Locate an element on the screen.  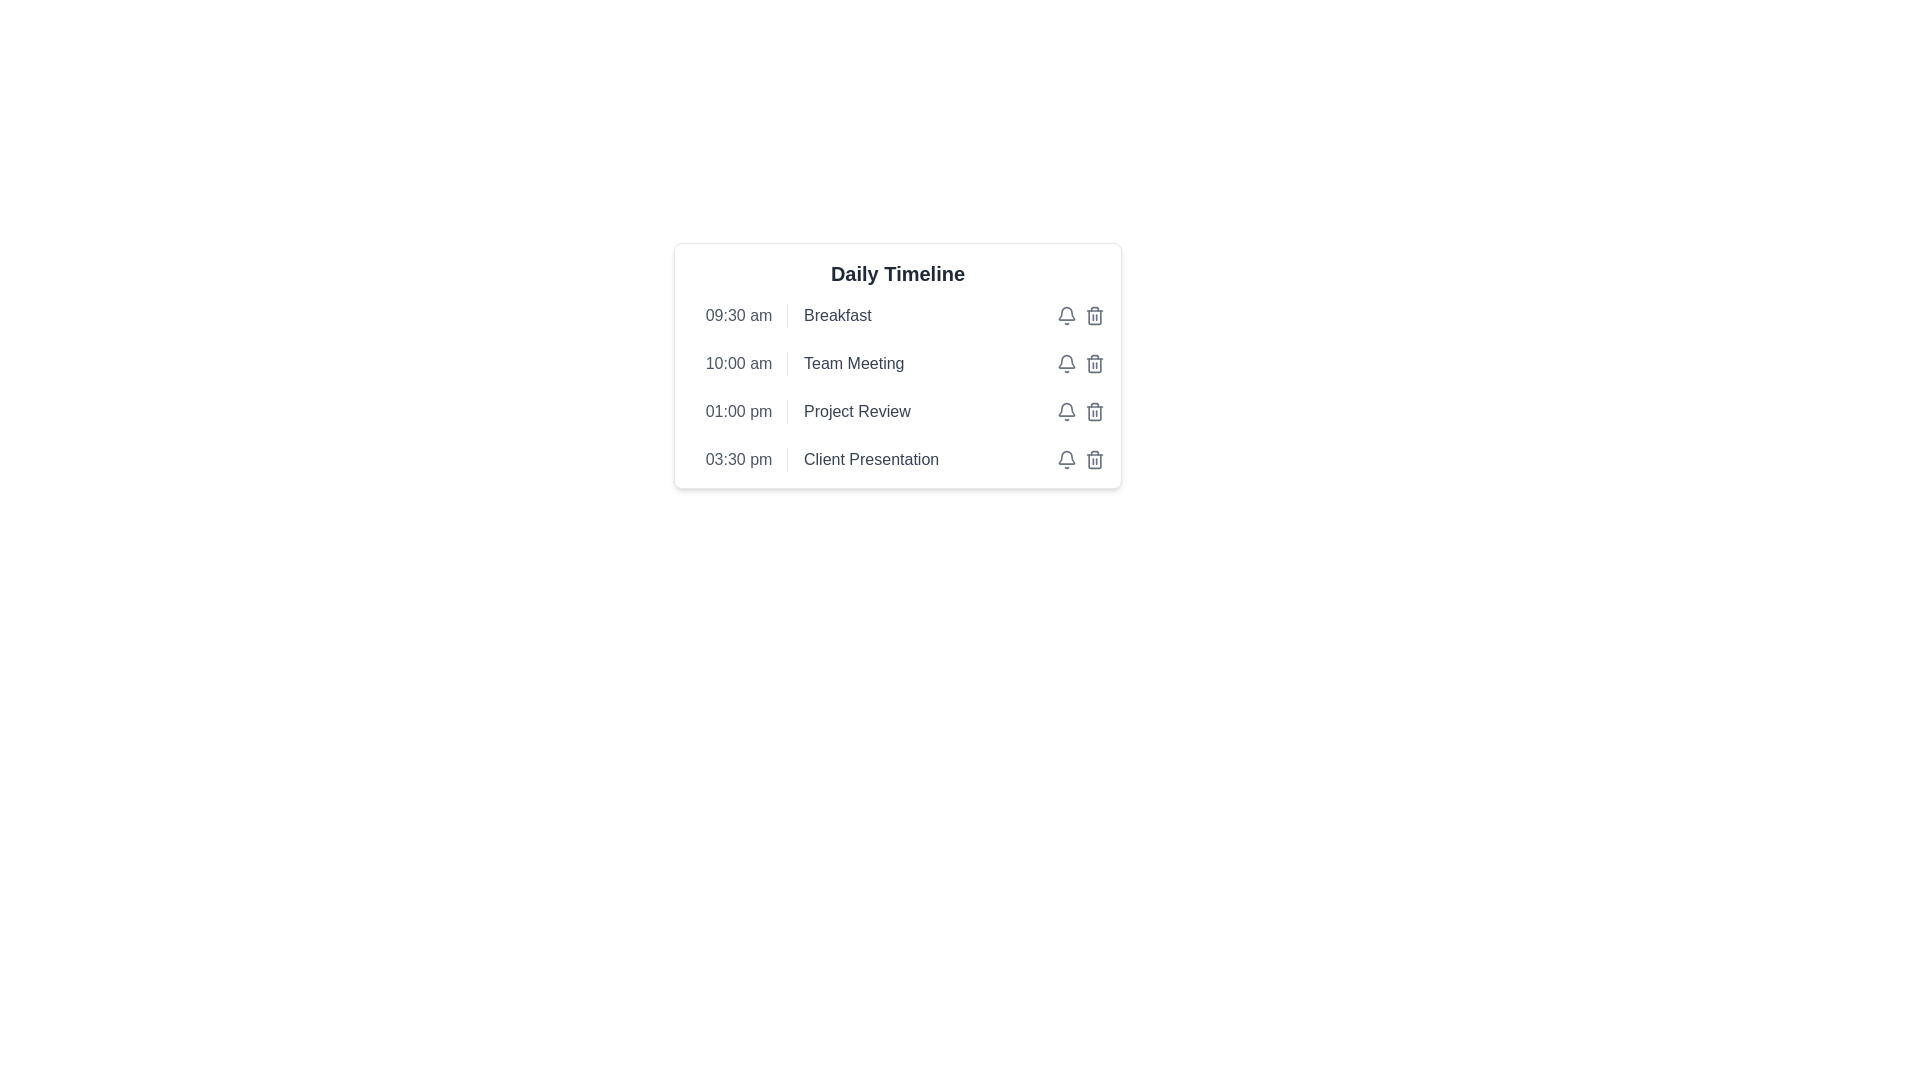
title 'Daily Timeline' from the bold header text label that is centered at the top of the daily schedule card is located at coordinates (896, 273).